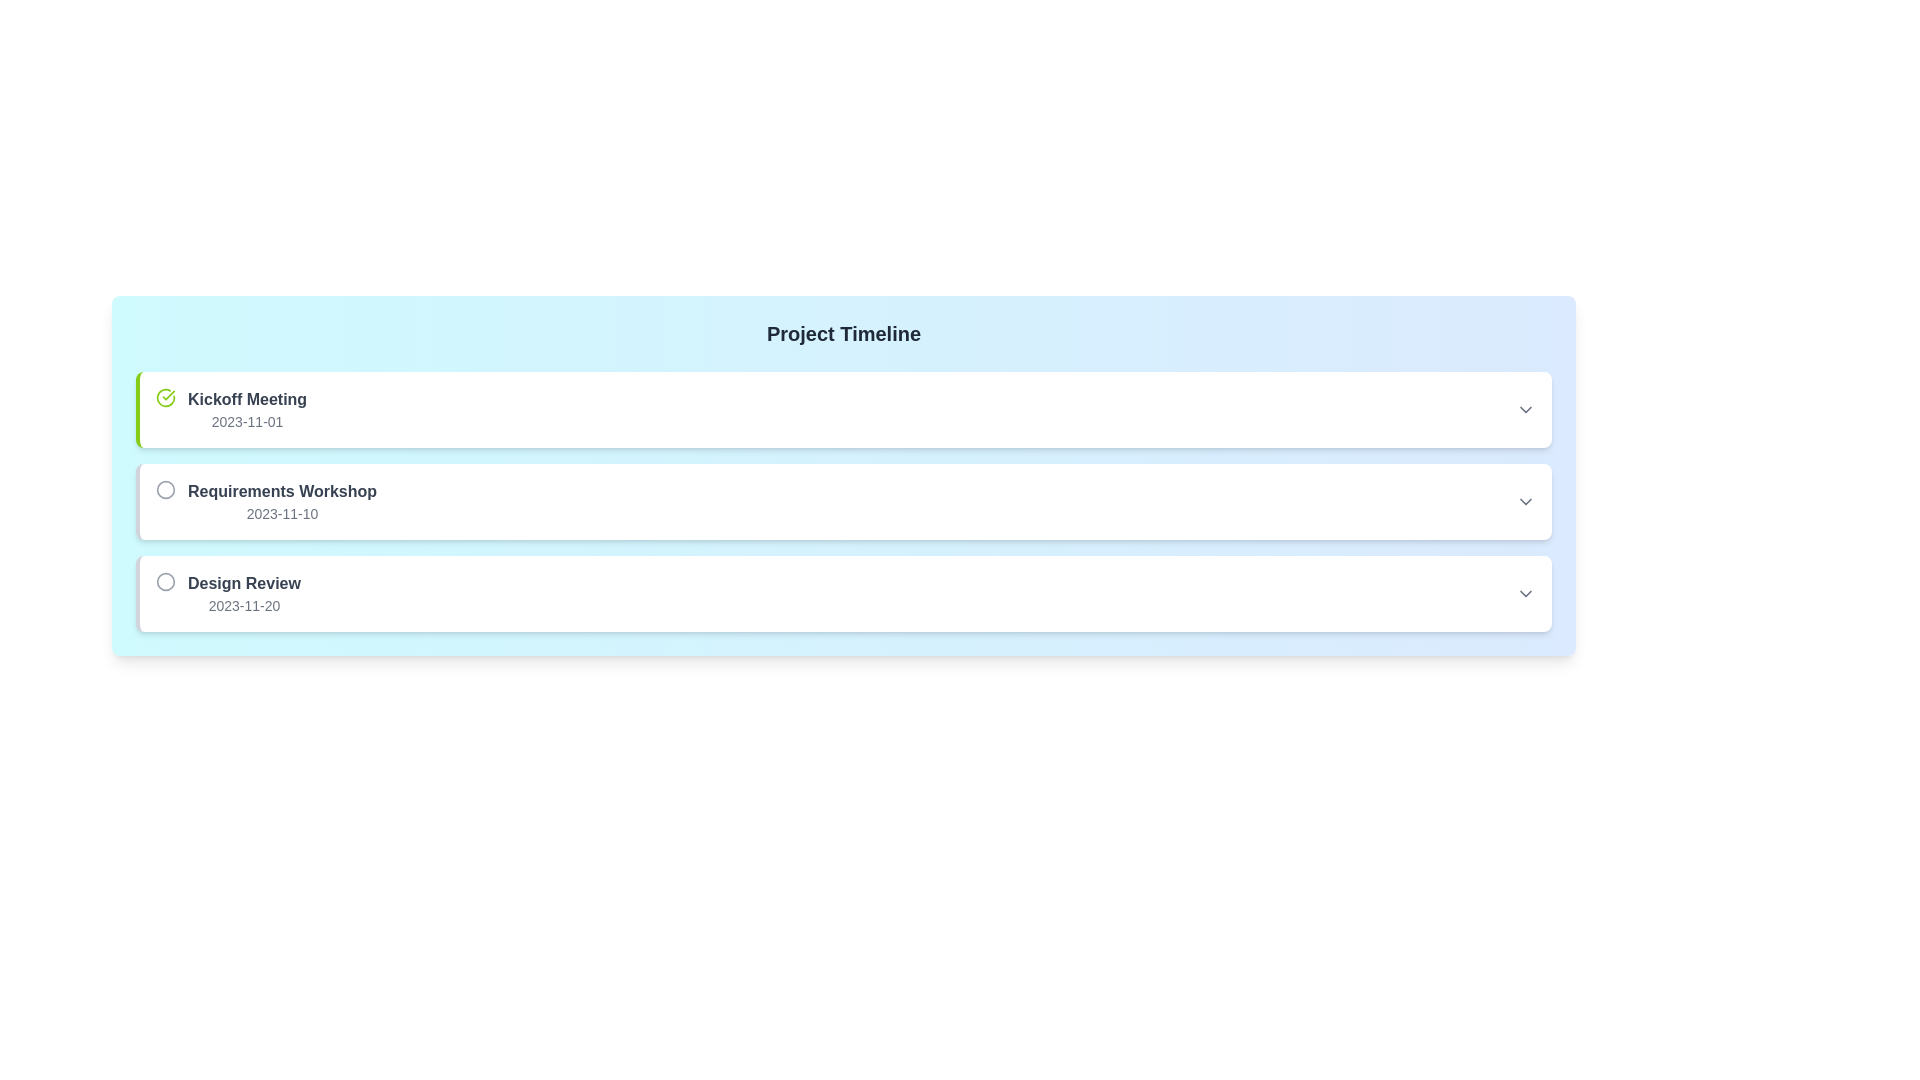 The width and height of the screenshot is (1920, 1080). What do you see at coordinates (166, 397) in the screenshot?
I see `the icon that visually indicates the completion of the 'Kickoff Meeting', located to the left of the text 'Kickoff Meeting'` at bounding box center [166, 397].